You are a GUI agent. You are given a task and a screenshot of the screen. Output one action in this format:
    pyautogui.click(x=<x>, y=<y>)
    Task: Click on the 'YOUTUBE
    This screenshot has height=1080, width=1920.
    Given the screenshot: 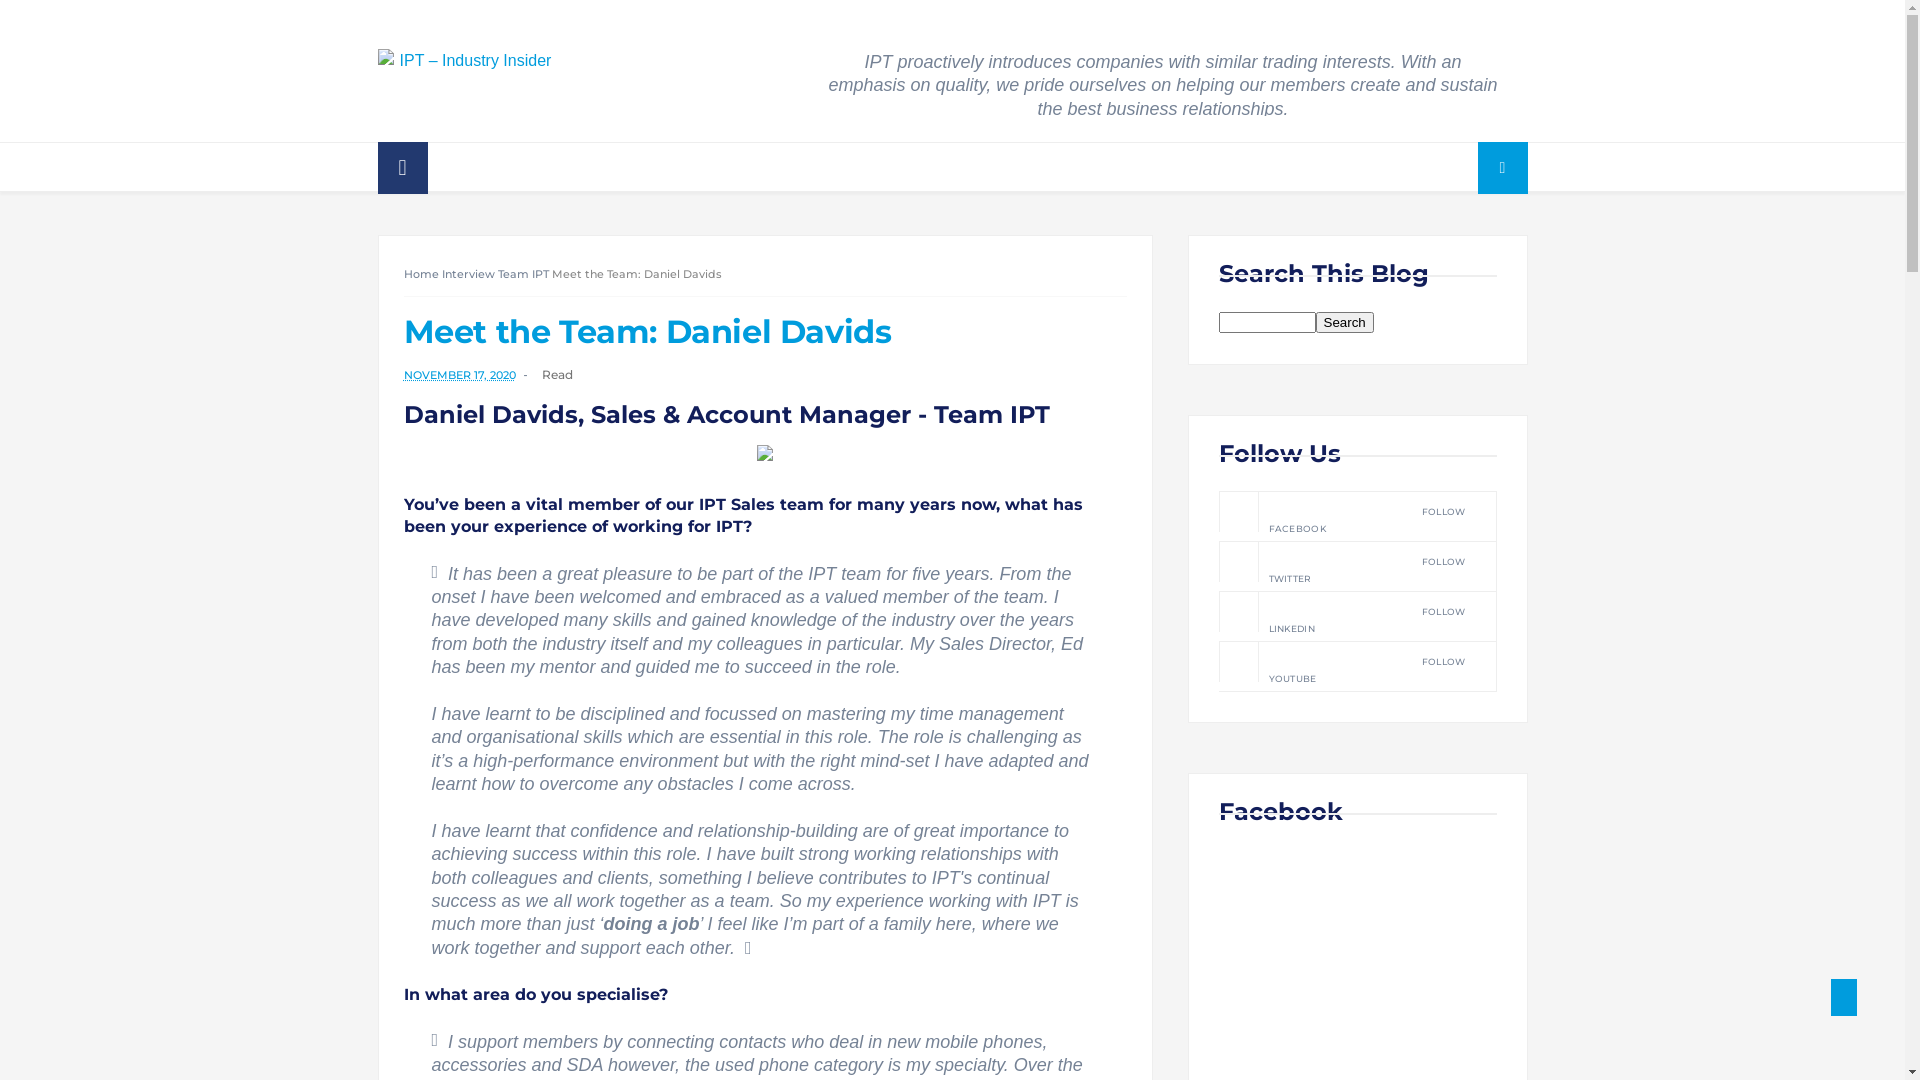 What is the action you would take?
    pyautogui.click(x=1356, y=666)
    